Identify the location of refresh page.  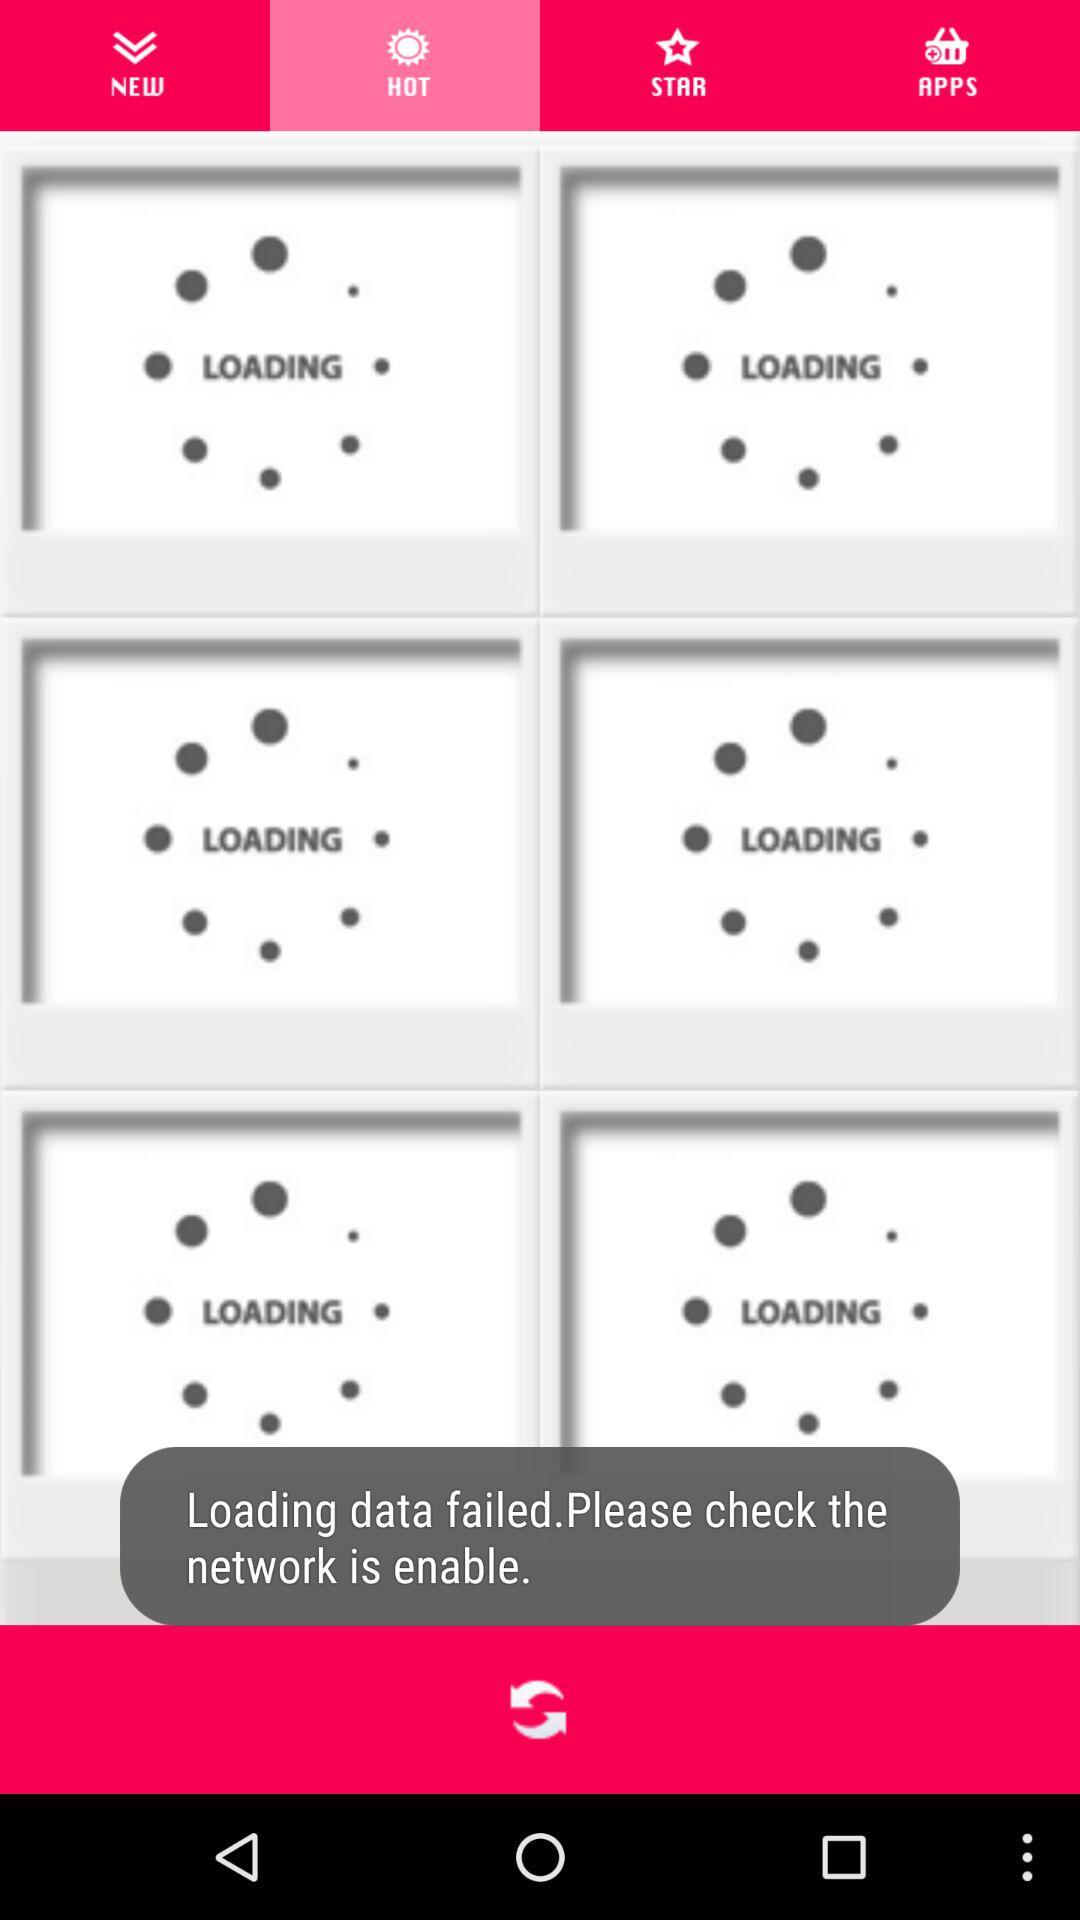
(538, 1708).